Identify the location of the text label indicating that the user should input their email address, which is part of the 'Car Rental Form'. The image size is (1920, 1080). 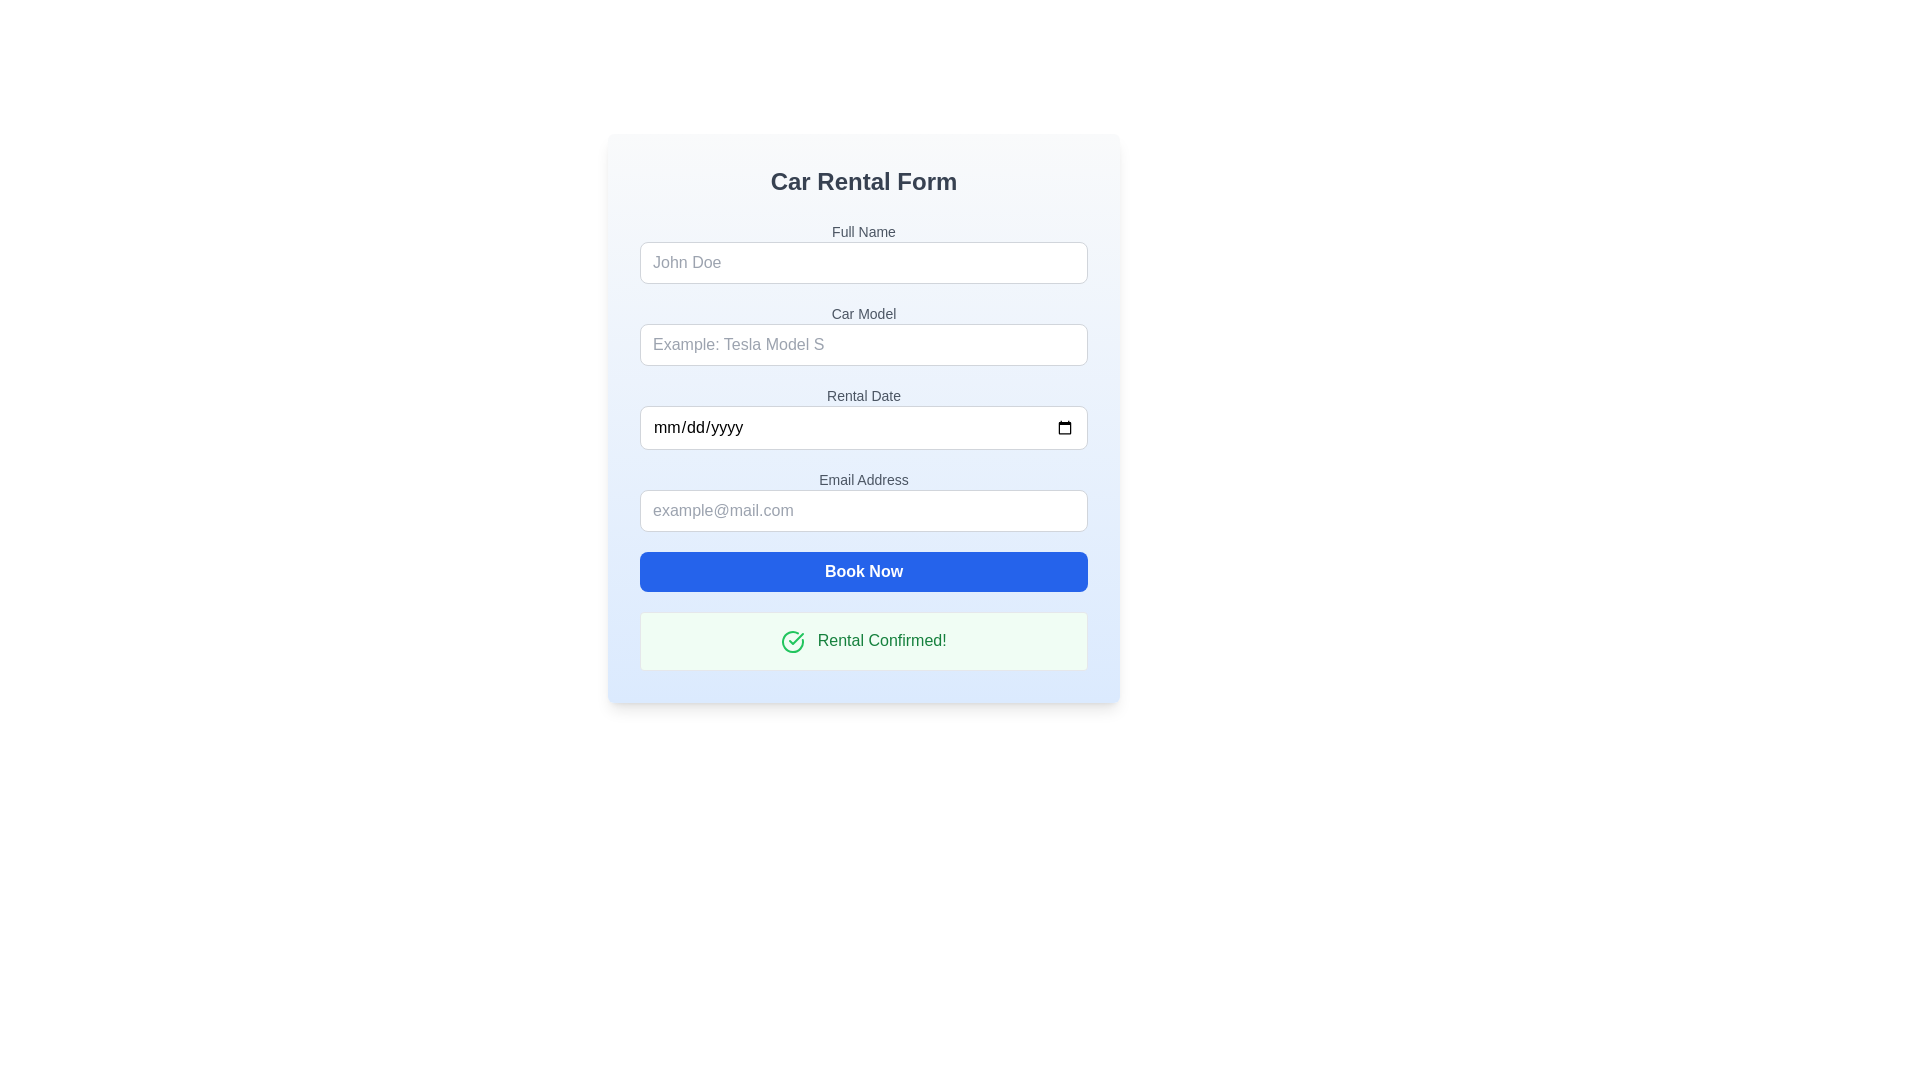
(864, 479).